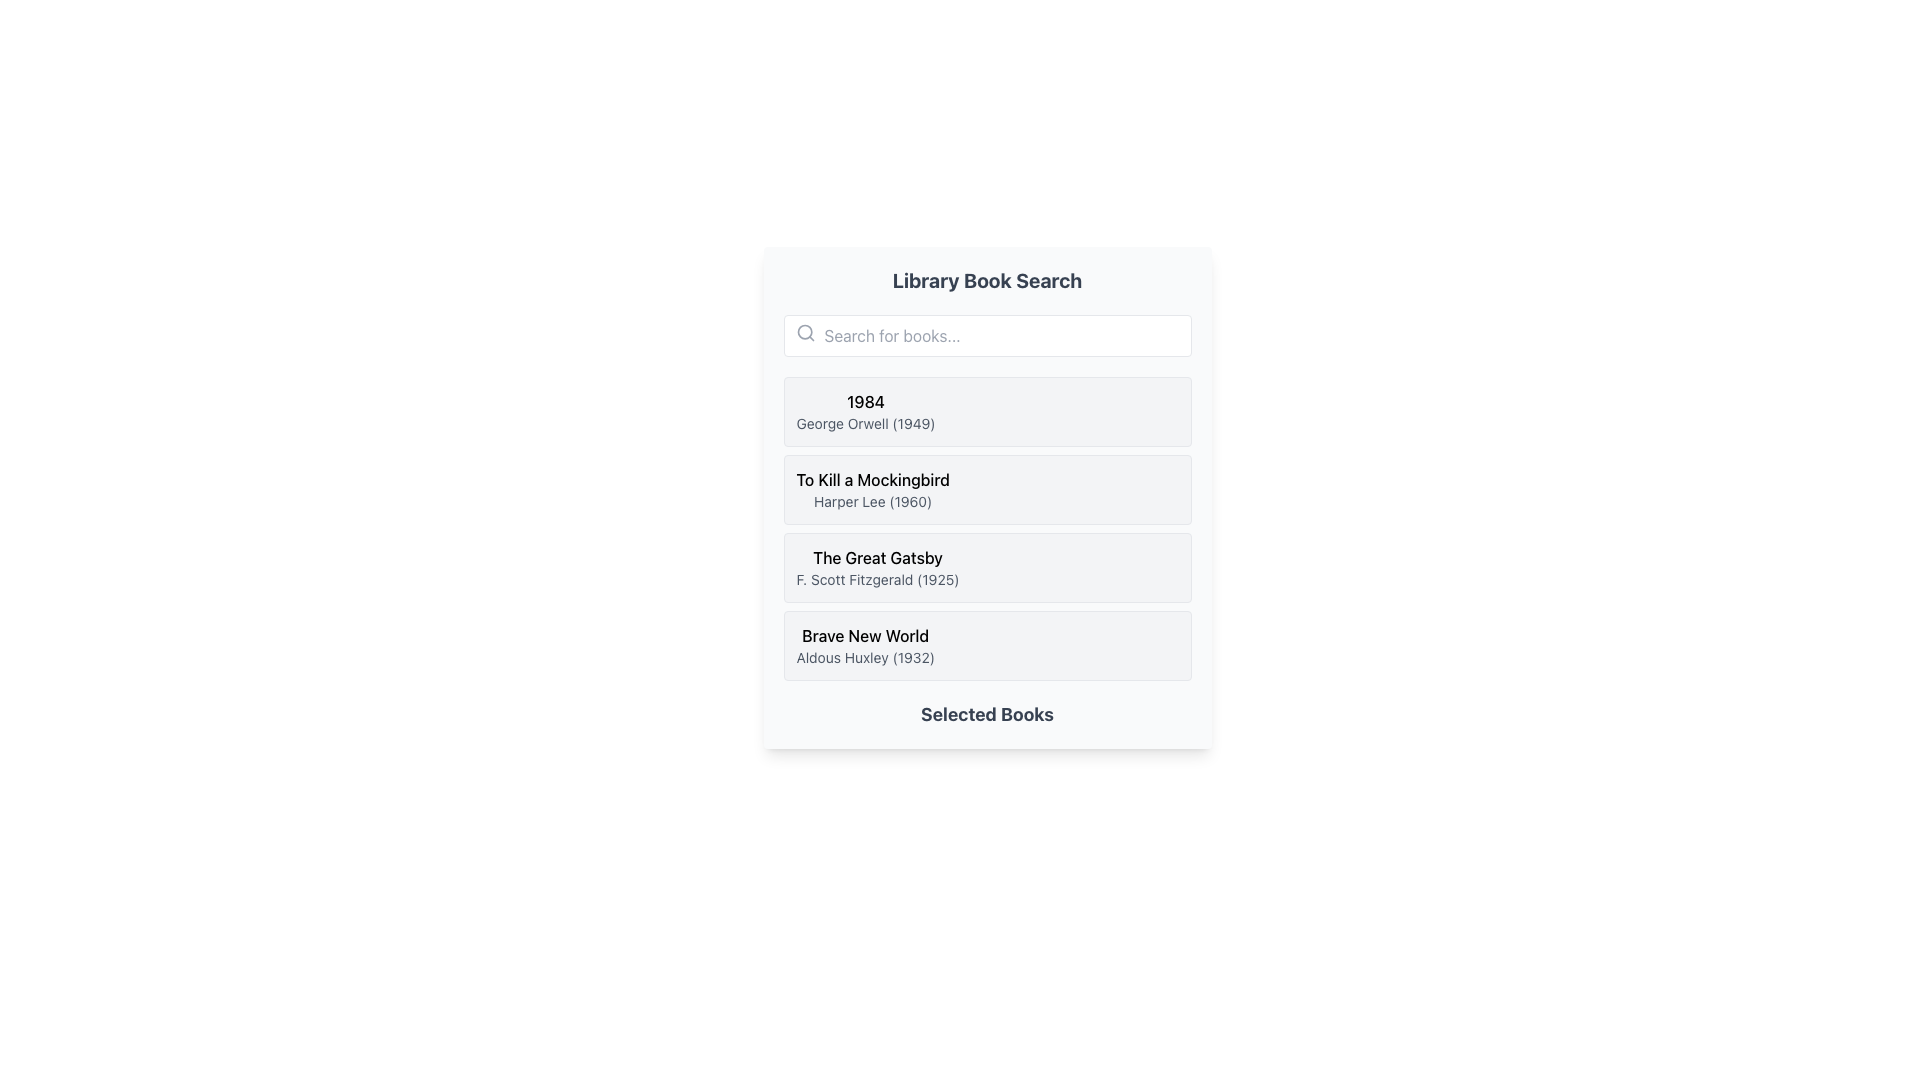 The width and height of the screenshot is (1920, 1080). Describe the element at coordinates (987, 411) in the screenshot. I see `the first list item titled '1984' by George Orwell` at that location.